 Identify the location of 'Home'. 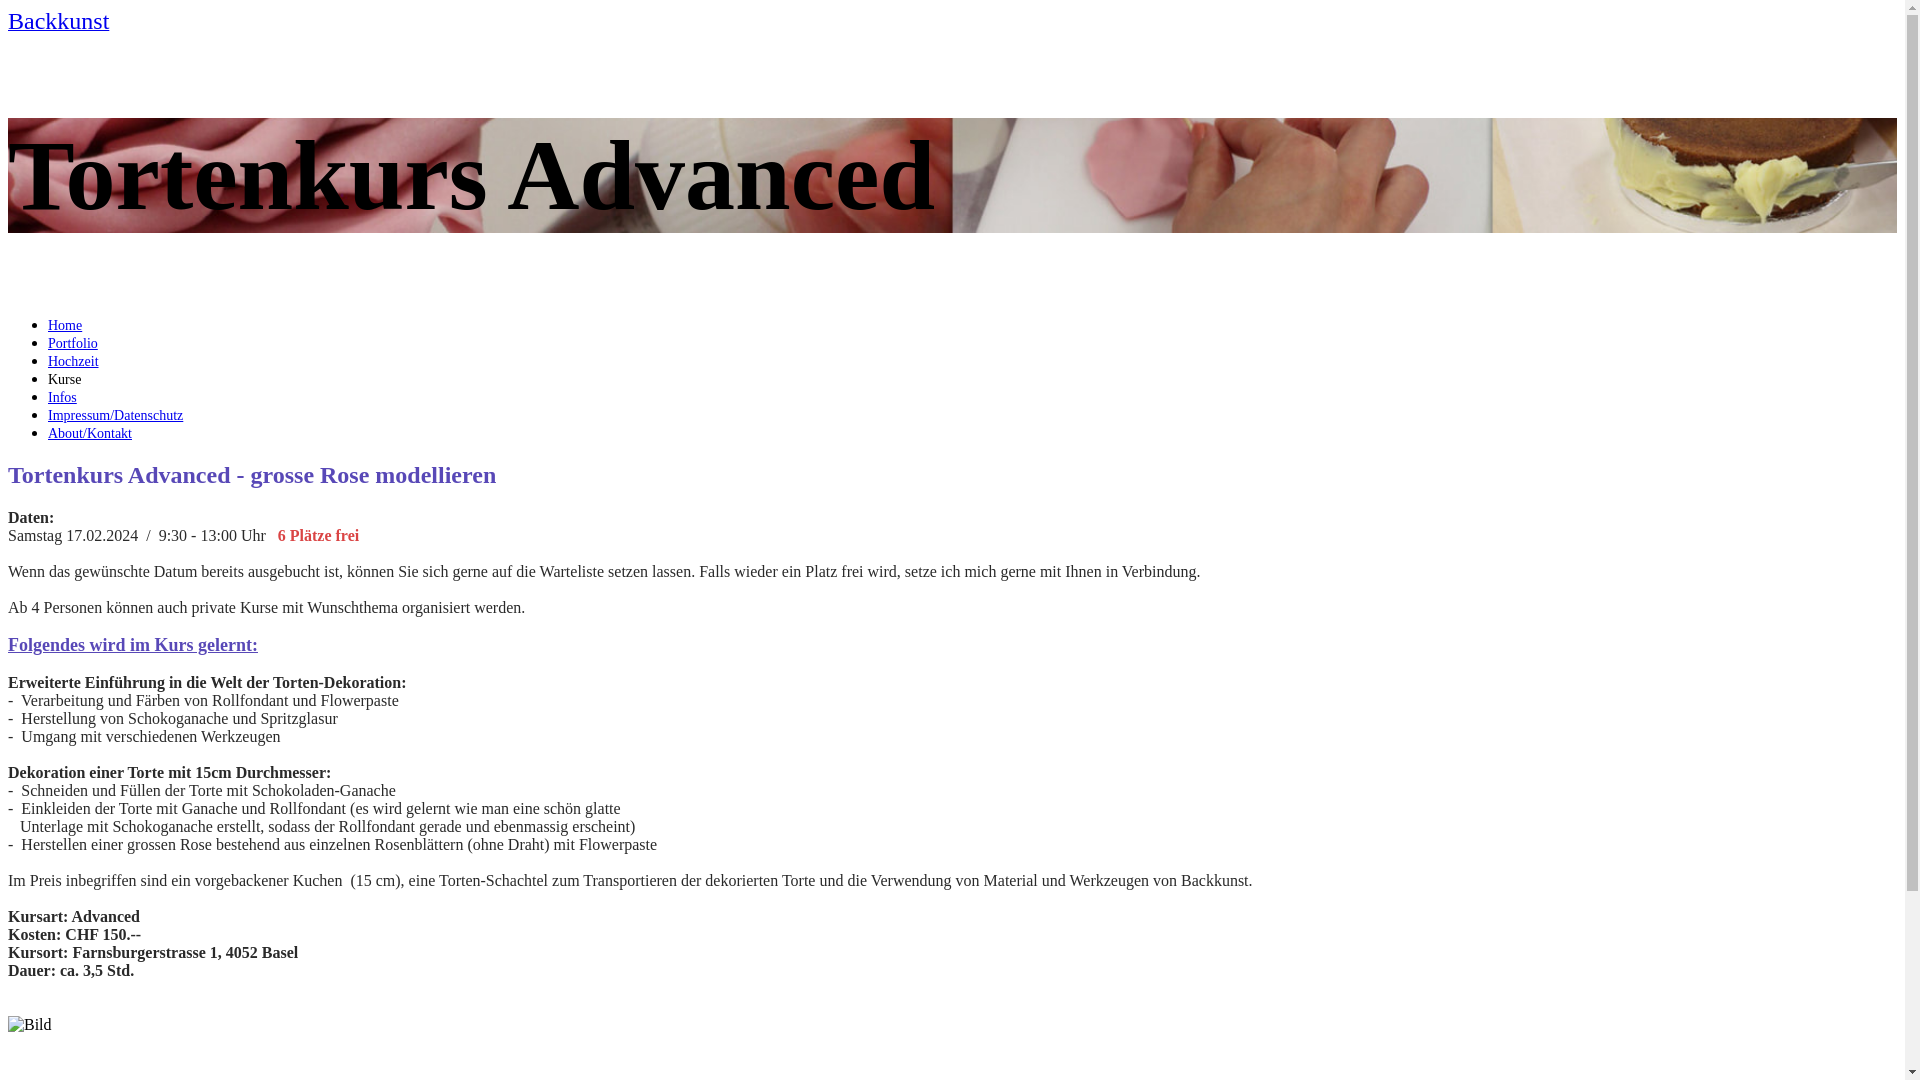
(65, 324).